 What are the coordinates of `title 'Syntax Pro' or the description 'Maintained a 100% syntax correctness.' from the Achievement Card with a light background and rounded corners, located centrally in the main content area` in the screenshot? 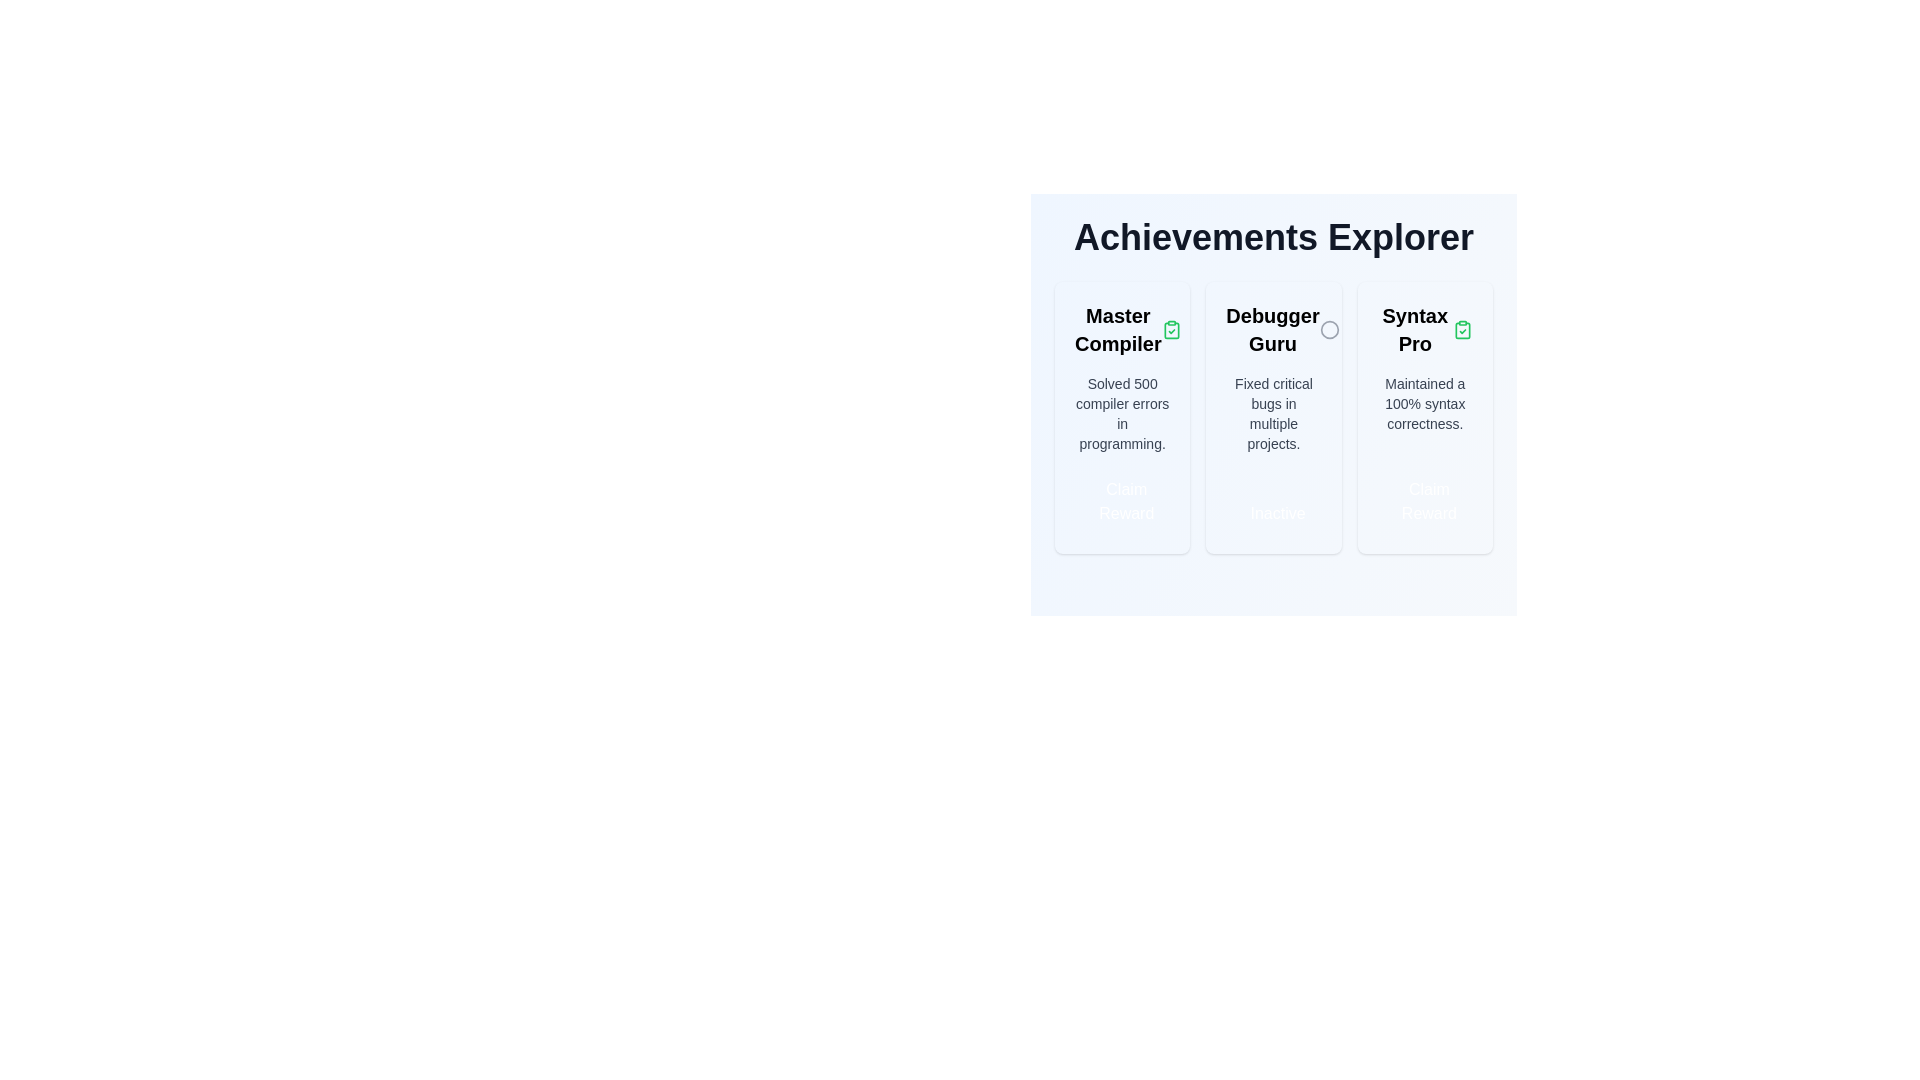 It's located at (1424, 416).